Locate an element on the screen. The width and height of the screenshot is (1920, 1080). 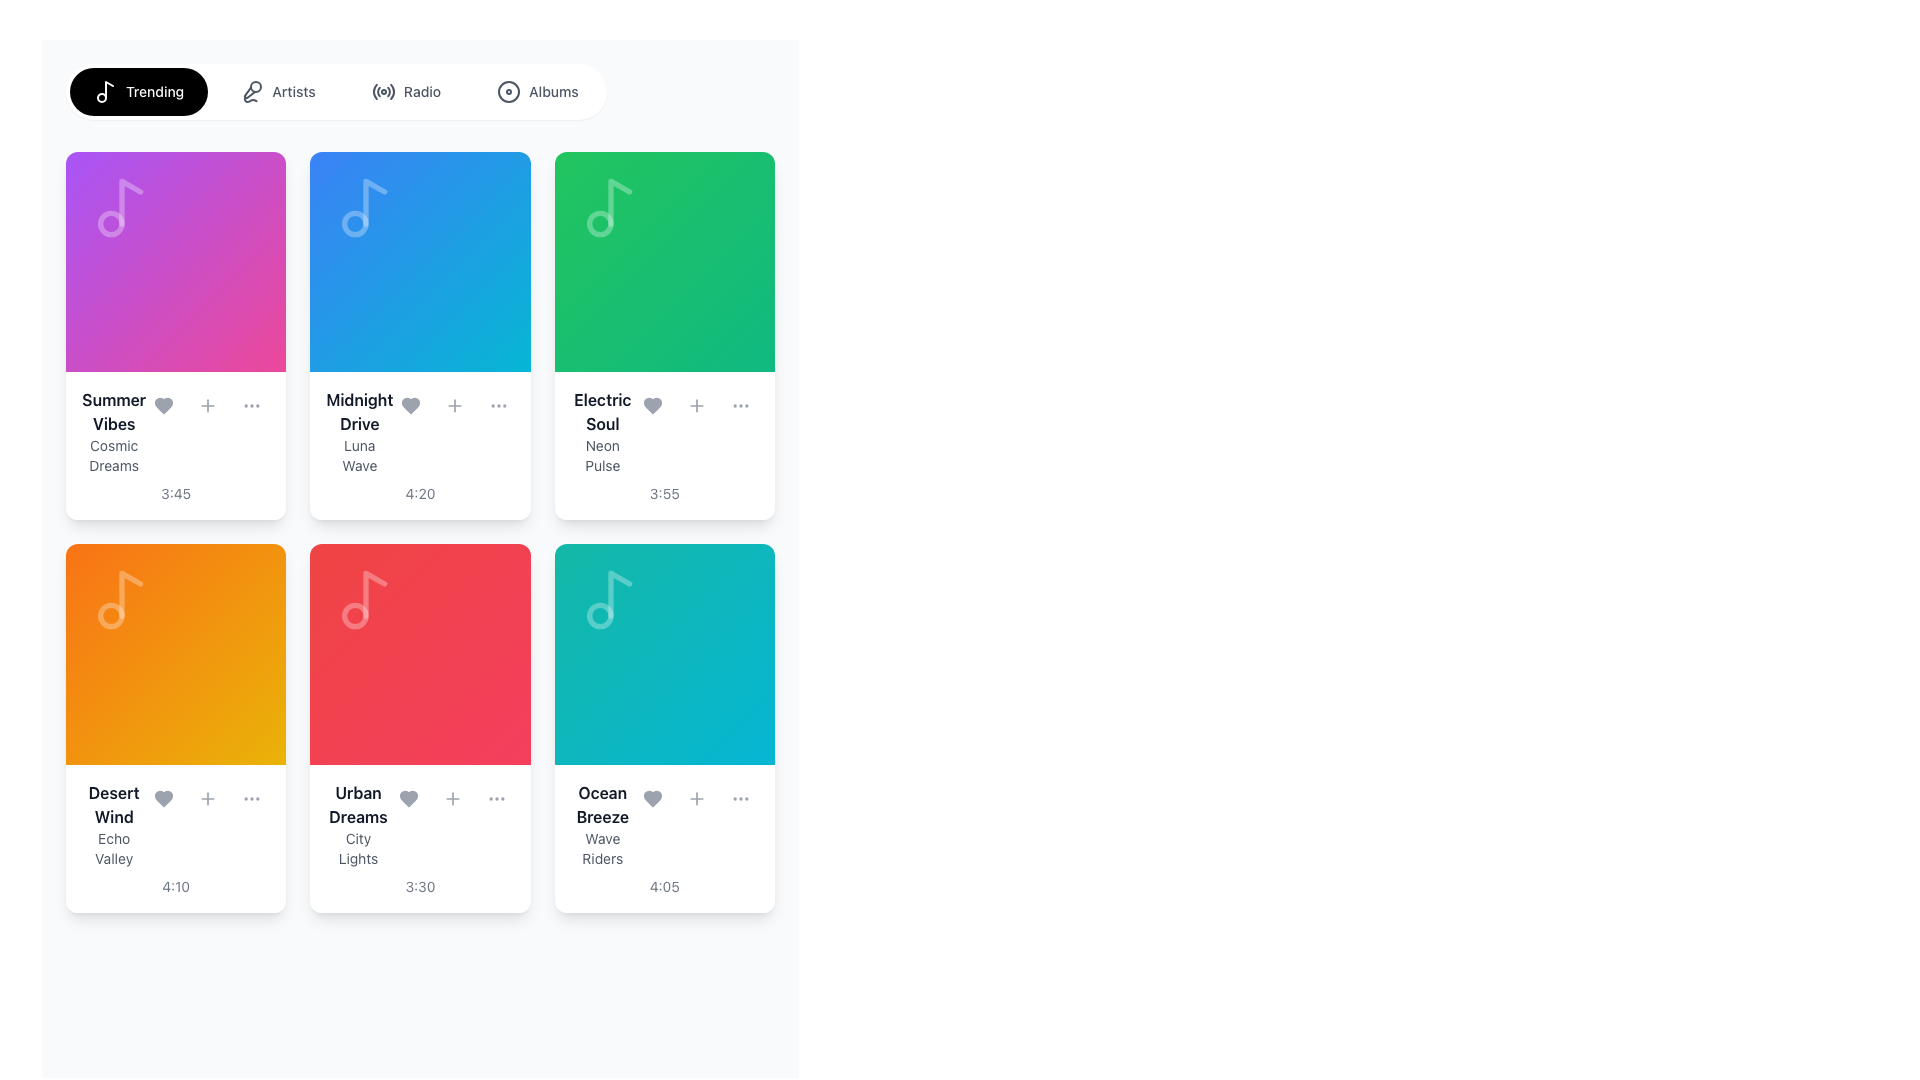
the SVG circle that is part of the music note icon within the orange rectangular card for the song 'Desert Wind' by Echo Valley, located in the second row of the grid layout is located at coordinates (110, 615).